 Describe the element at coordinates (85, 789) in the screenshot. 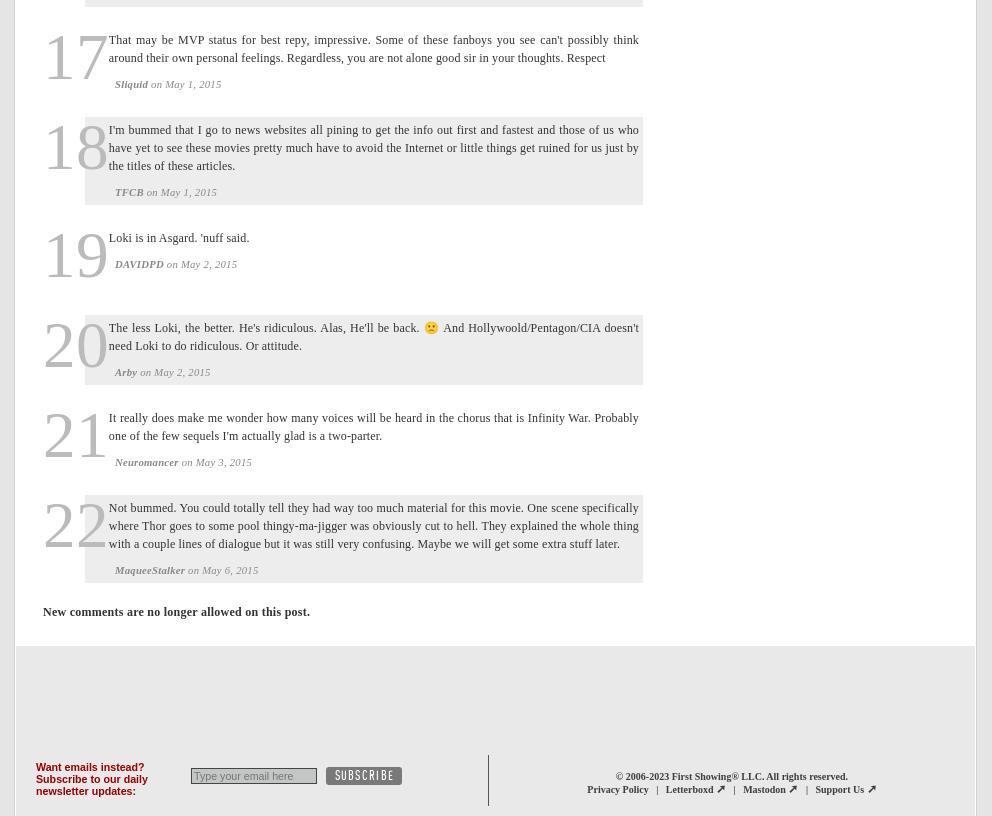

I see `'newsletter updates:'` at that location.